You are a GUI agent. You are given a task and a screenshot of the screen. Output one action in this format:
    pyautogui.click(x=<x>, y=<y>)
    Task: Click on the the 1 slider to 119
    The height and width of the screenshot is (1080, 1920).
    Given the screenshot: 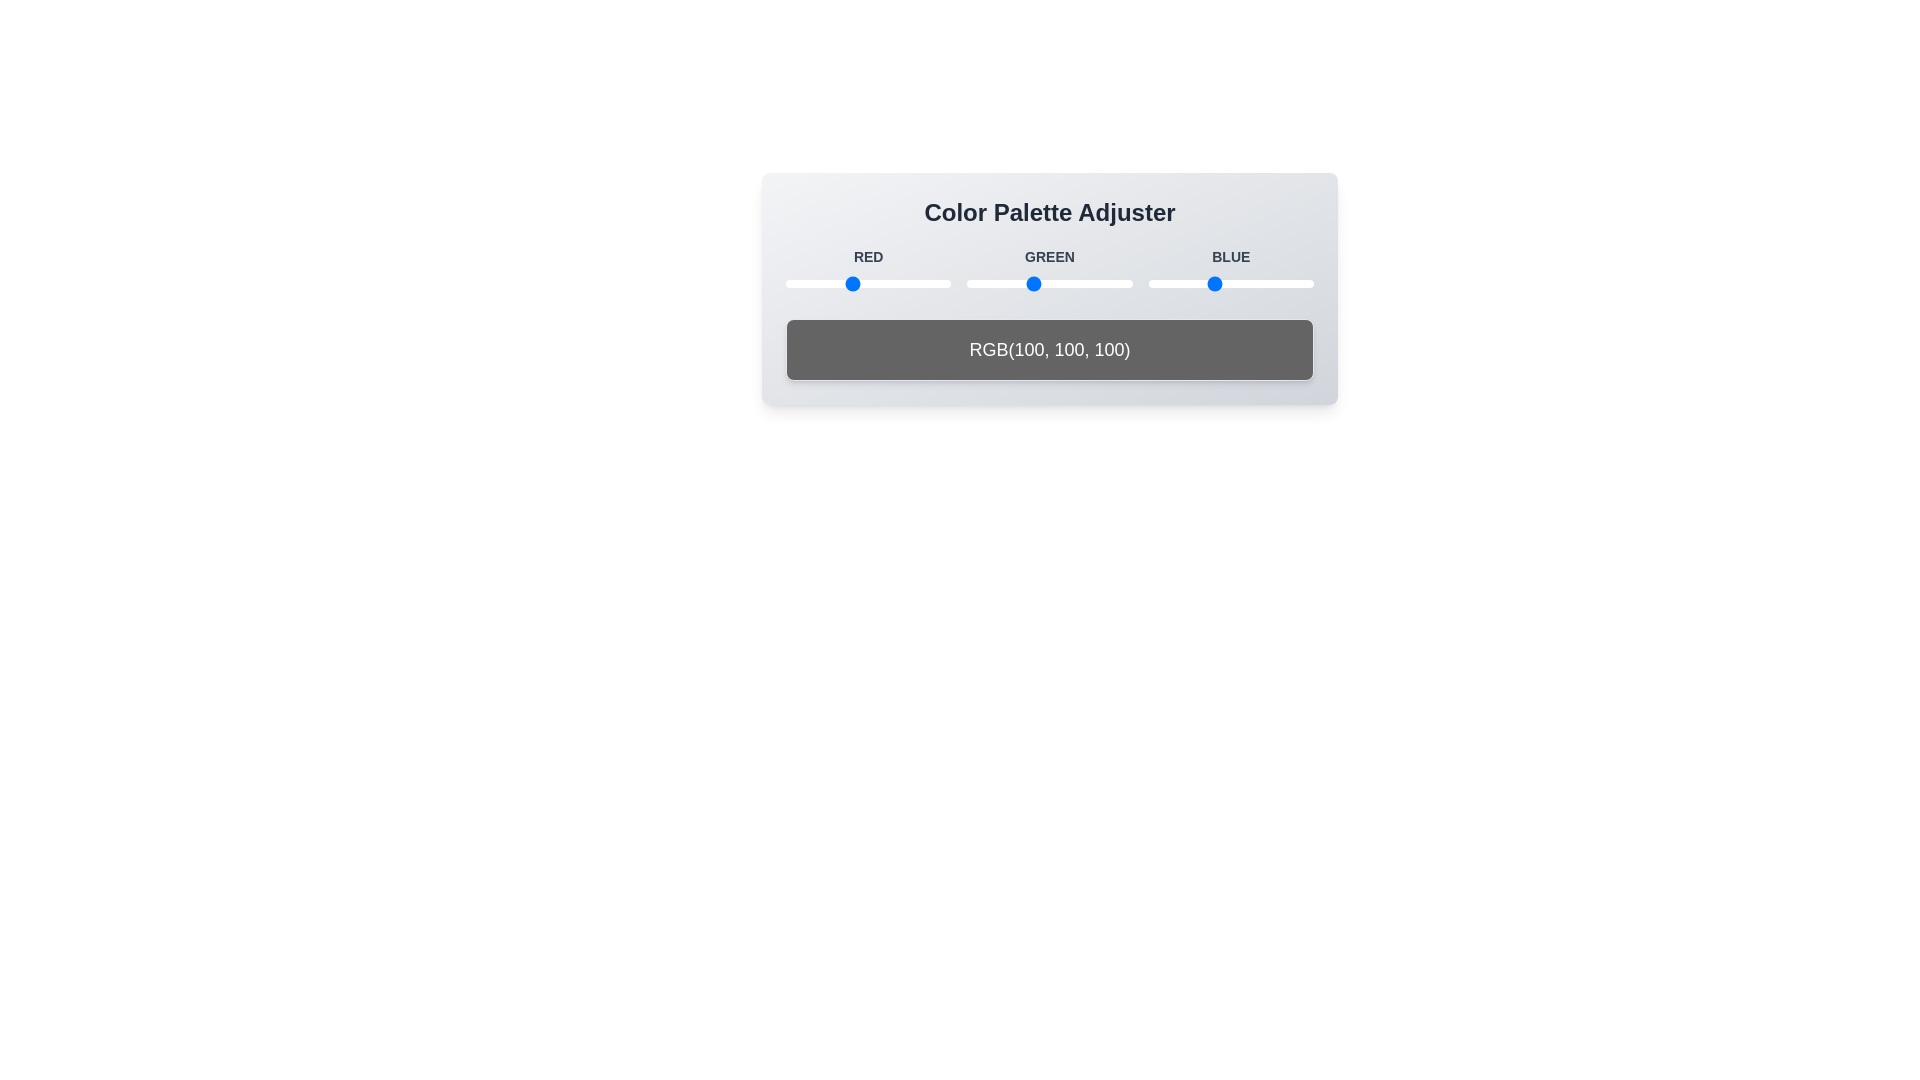 What is the action you would take?
    pyautogui.click(x=863, y=284)
    